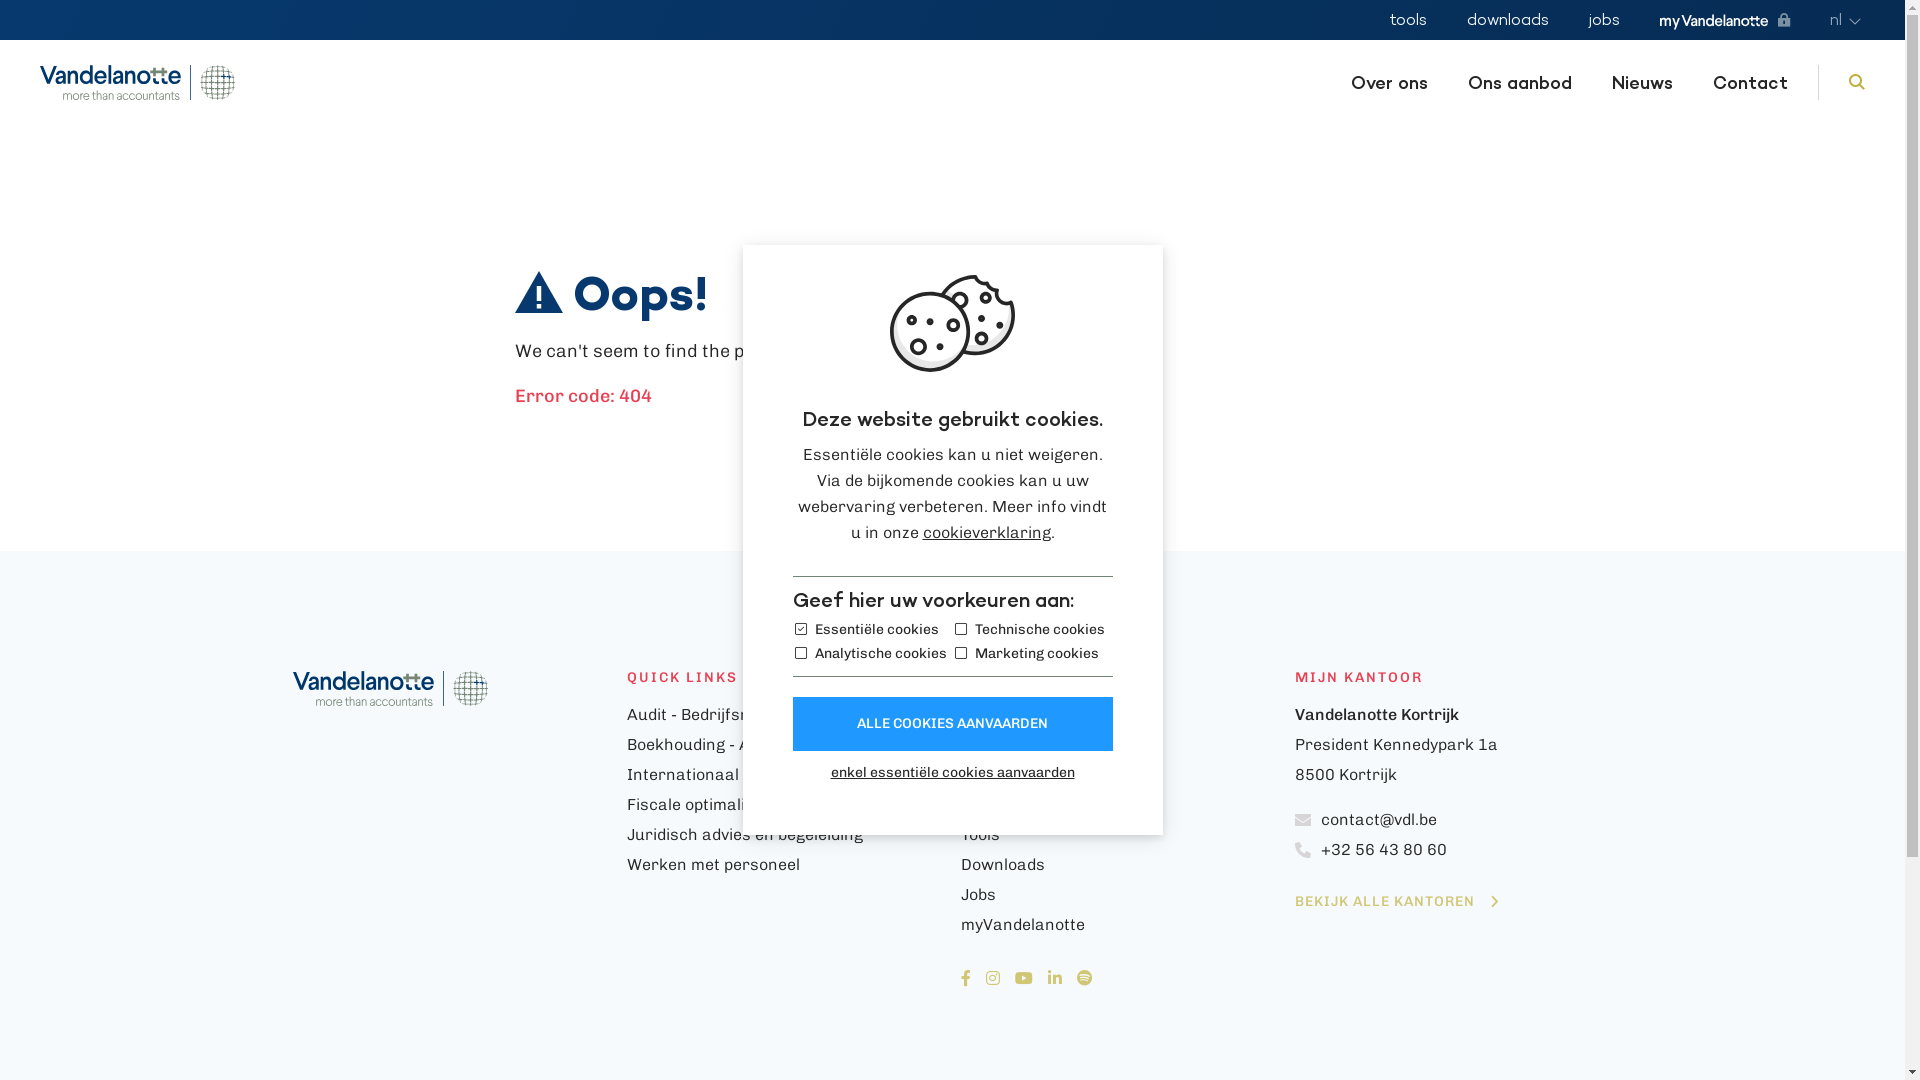 The height and width of the screenshot is (1080, 1920). I want to click on '+32 56 43 80 60', so click(1453, 849).